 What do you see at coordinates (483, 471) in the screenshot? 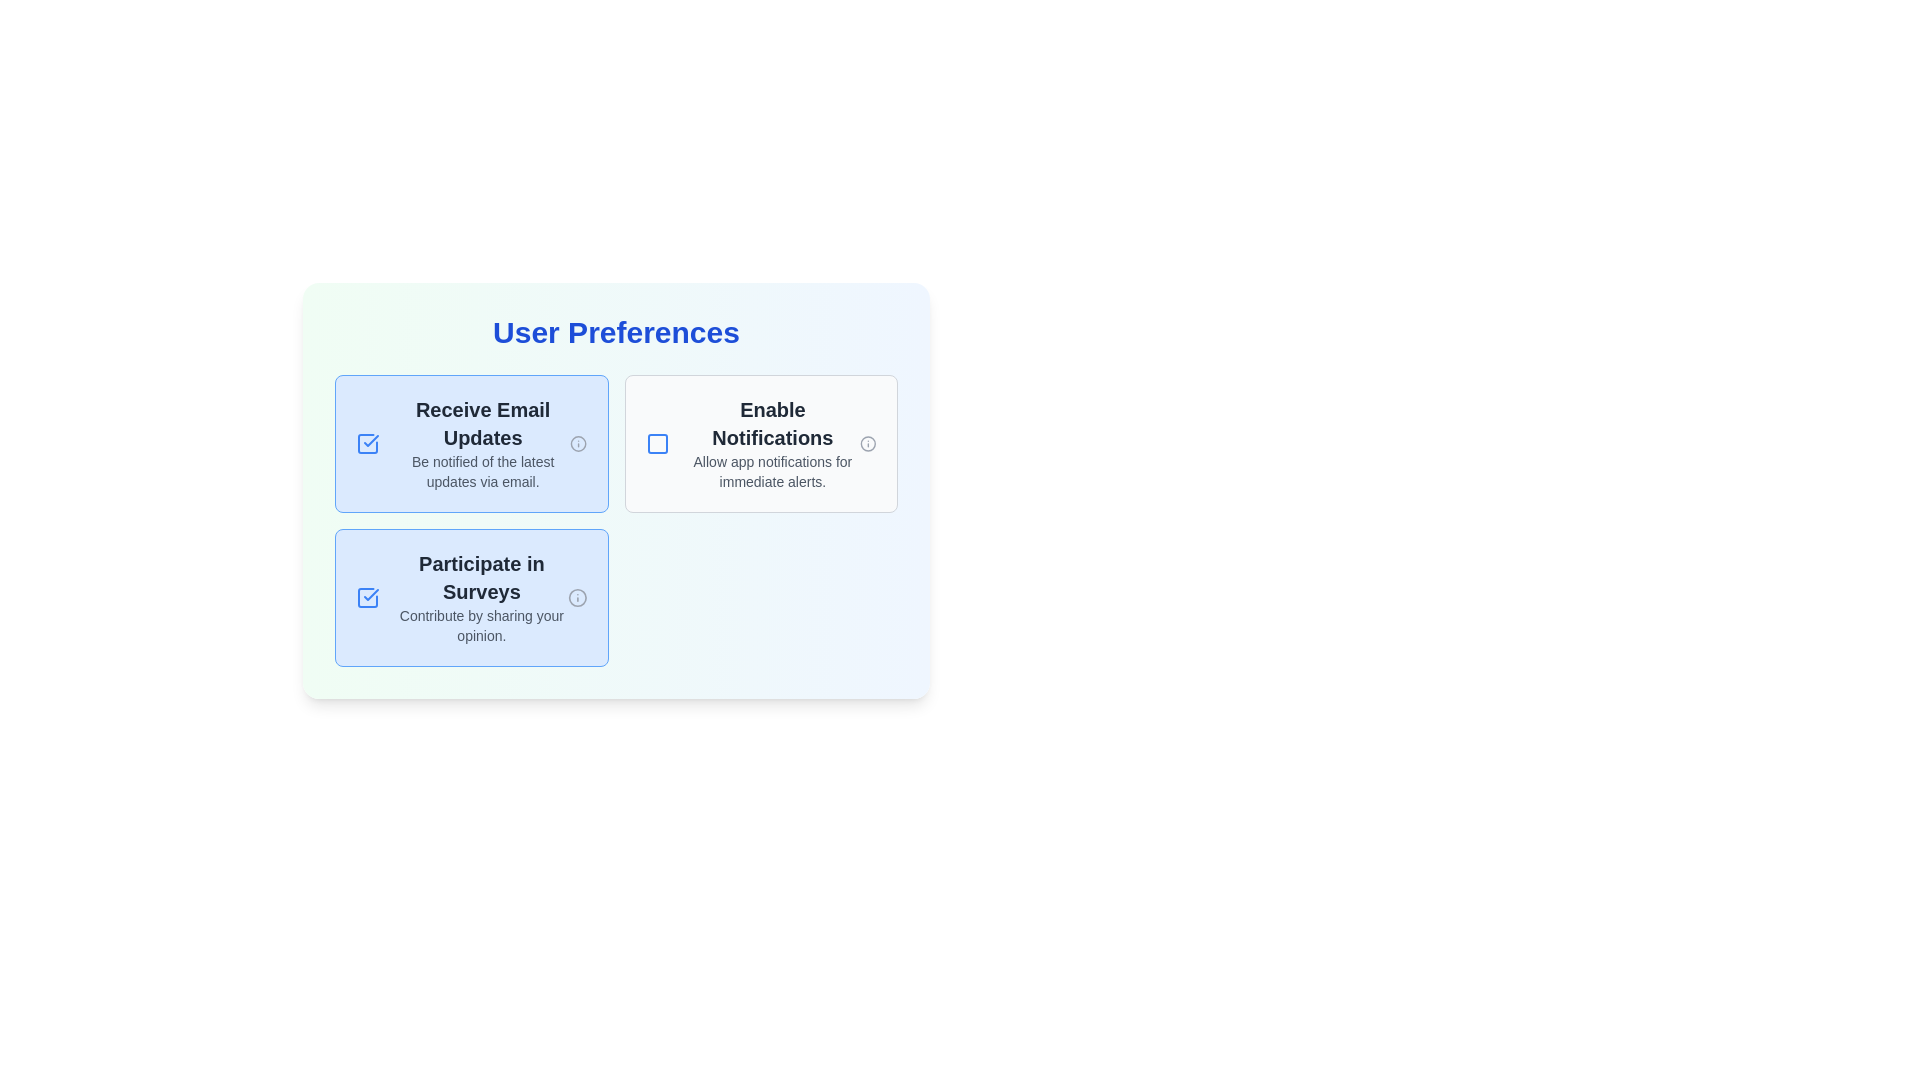
I see `the text element that says 'Be notified of the latest updates via email.' located beneath the title 'Receive Email Updates.'` at bounding box center [483, 471].